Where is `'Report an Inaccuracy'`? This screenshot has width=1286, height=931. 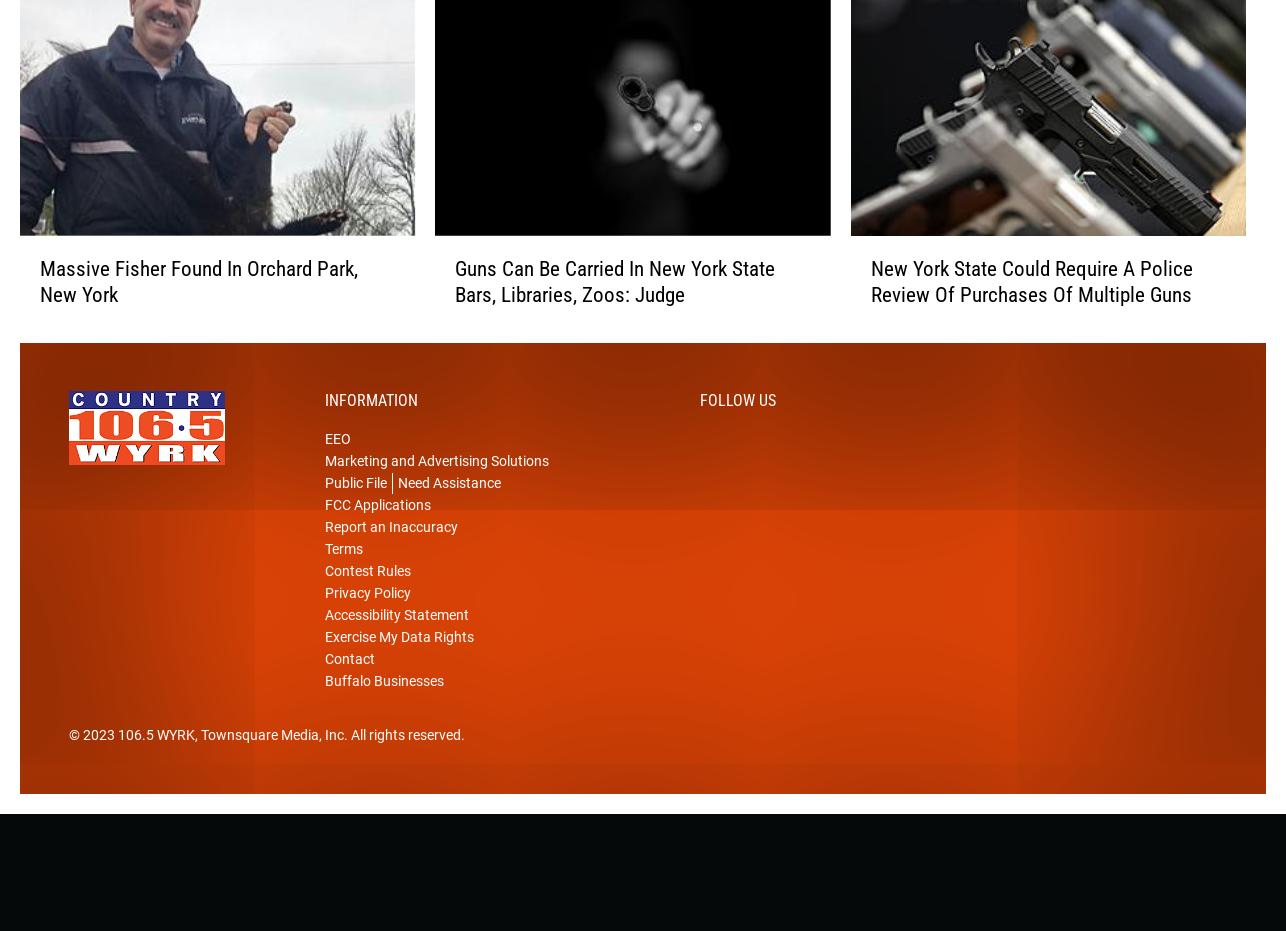 'Report an Inaccuracy' is located at coordinates (390, 557).